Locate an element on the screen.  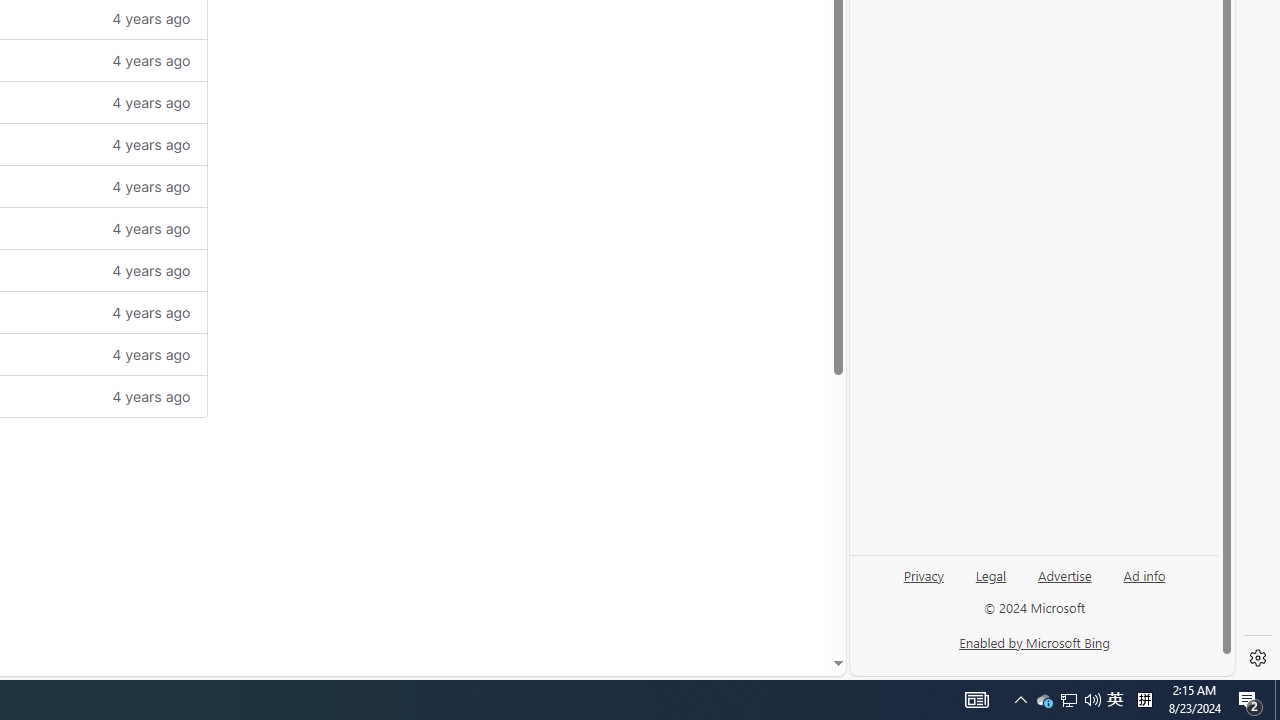
'Privacy' is located at coordinates (922, 574).